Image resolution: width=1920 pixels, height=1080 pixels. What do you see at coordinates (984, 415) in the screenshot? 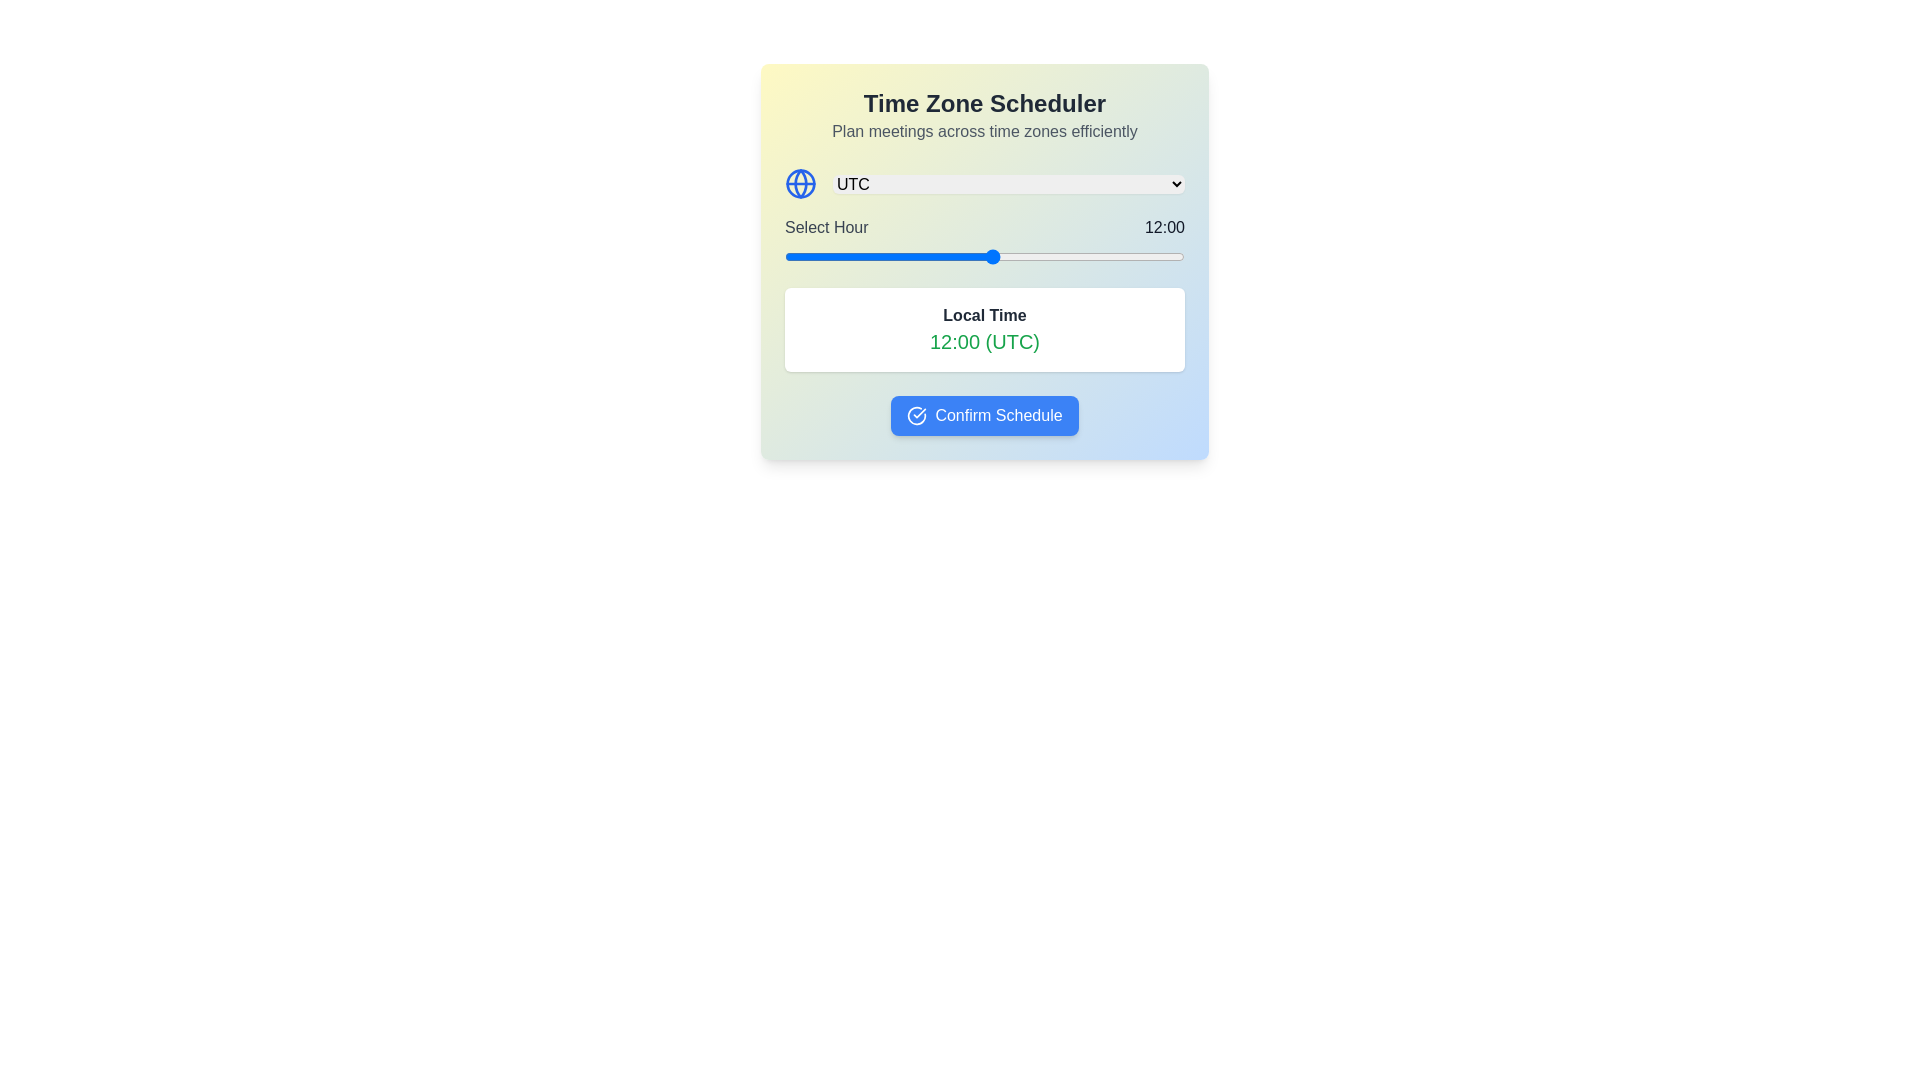
I see `the 'Confirm Schedule' button with a blue background and a checkmark icon to initiate the schedule confirmation` at bounding box center [984, 415].